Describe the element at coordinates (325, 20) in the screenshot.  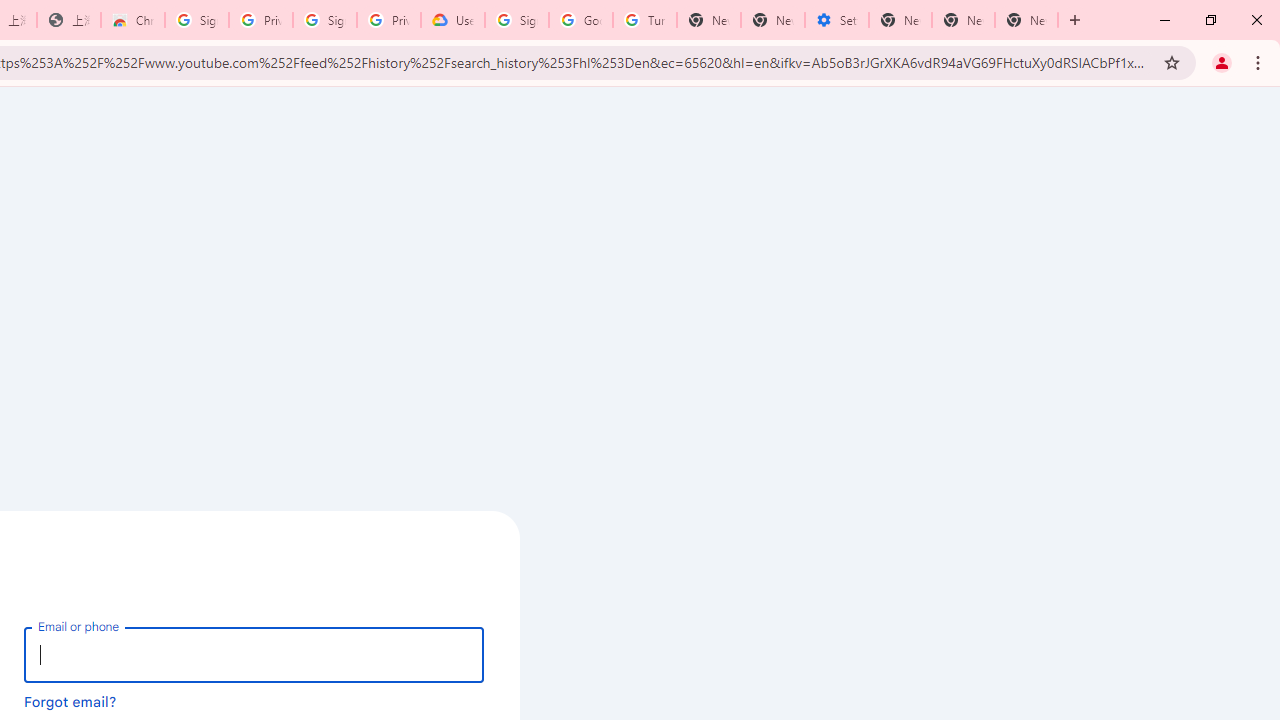
I see `'Sign in - Google Accounts'` at that location.